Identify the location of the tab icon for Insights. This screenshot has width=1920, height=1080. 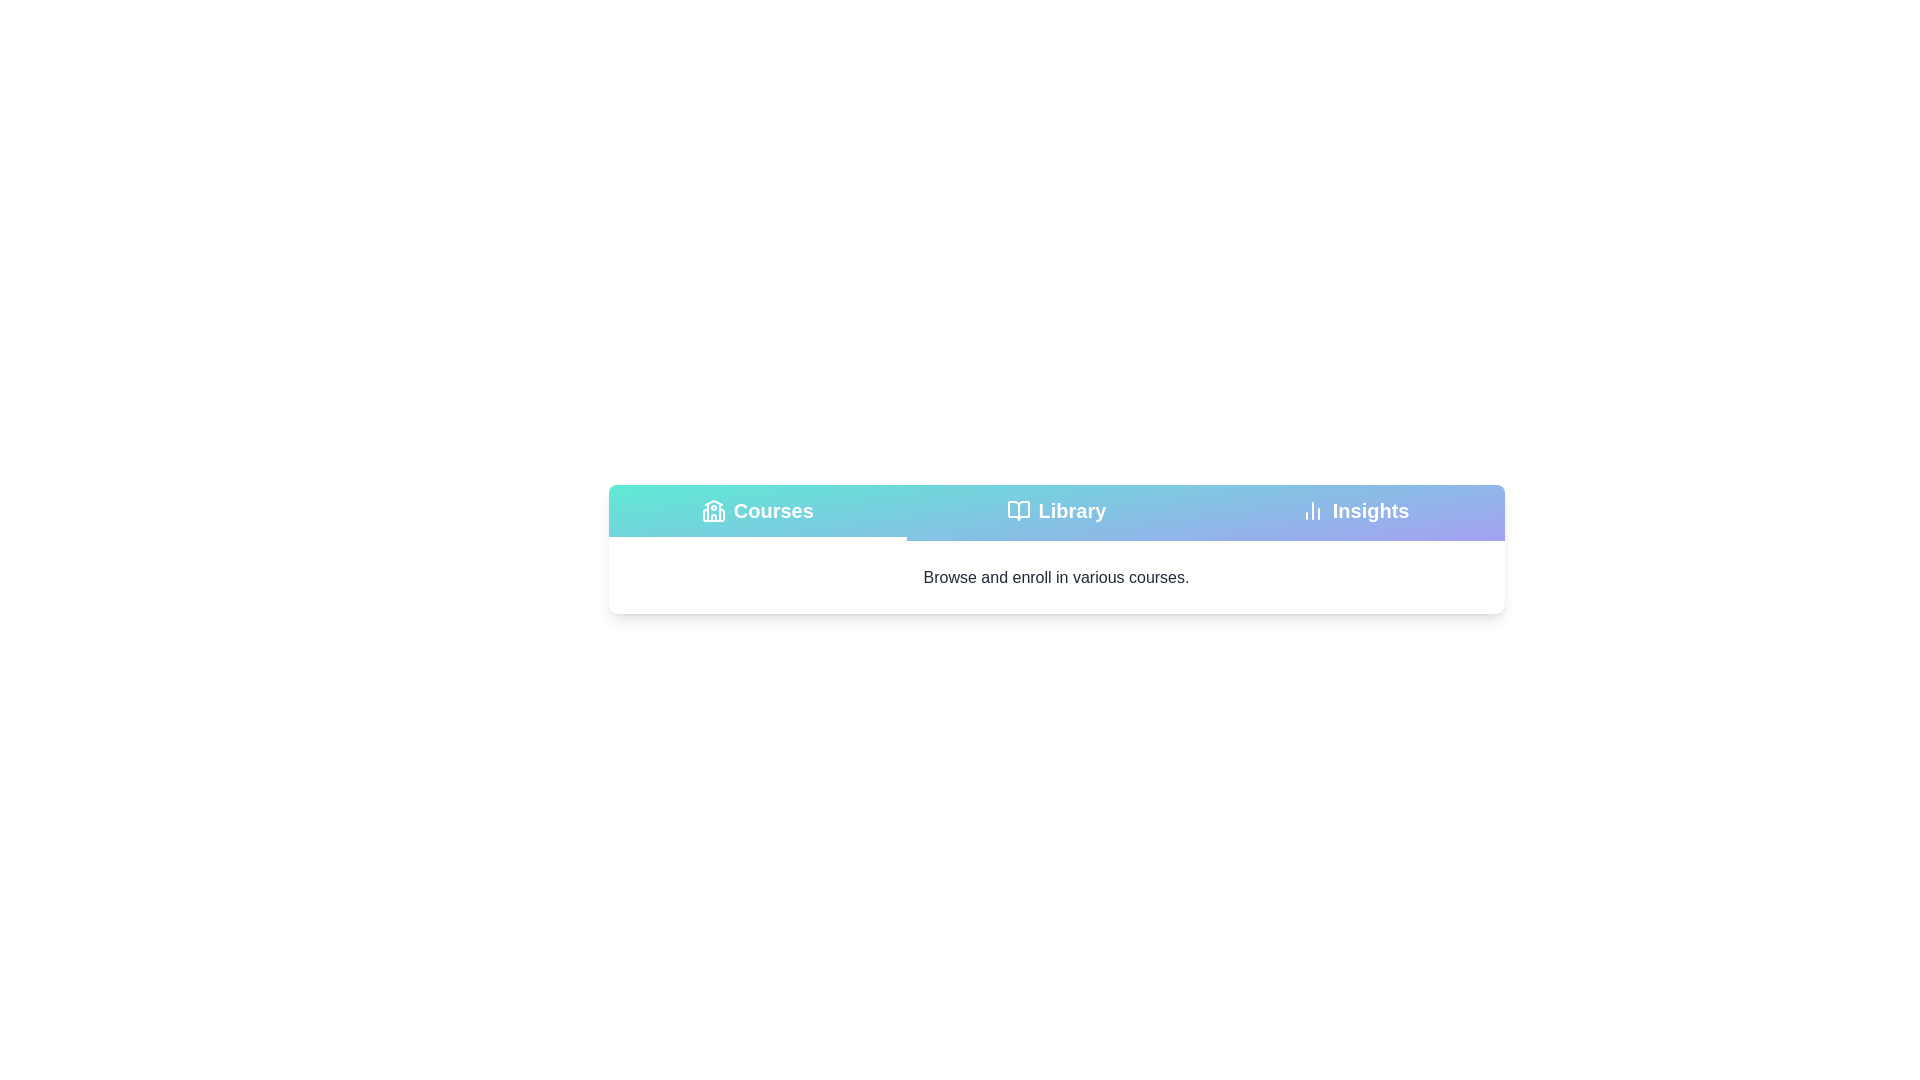
(1312, 509).